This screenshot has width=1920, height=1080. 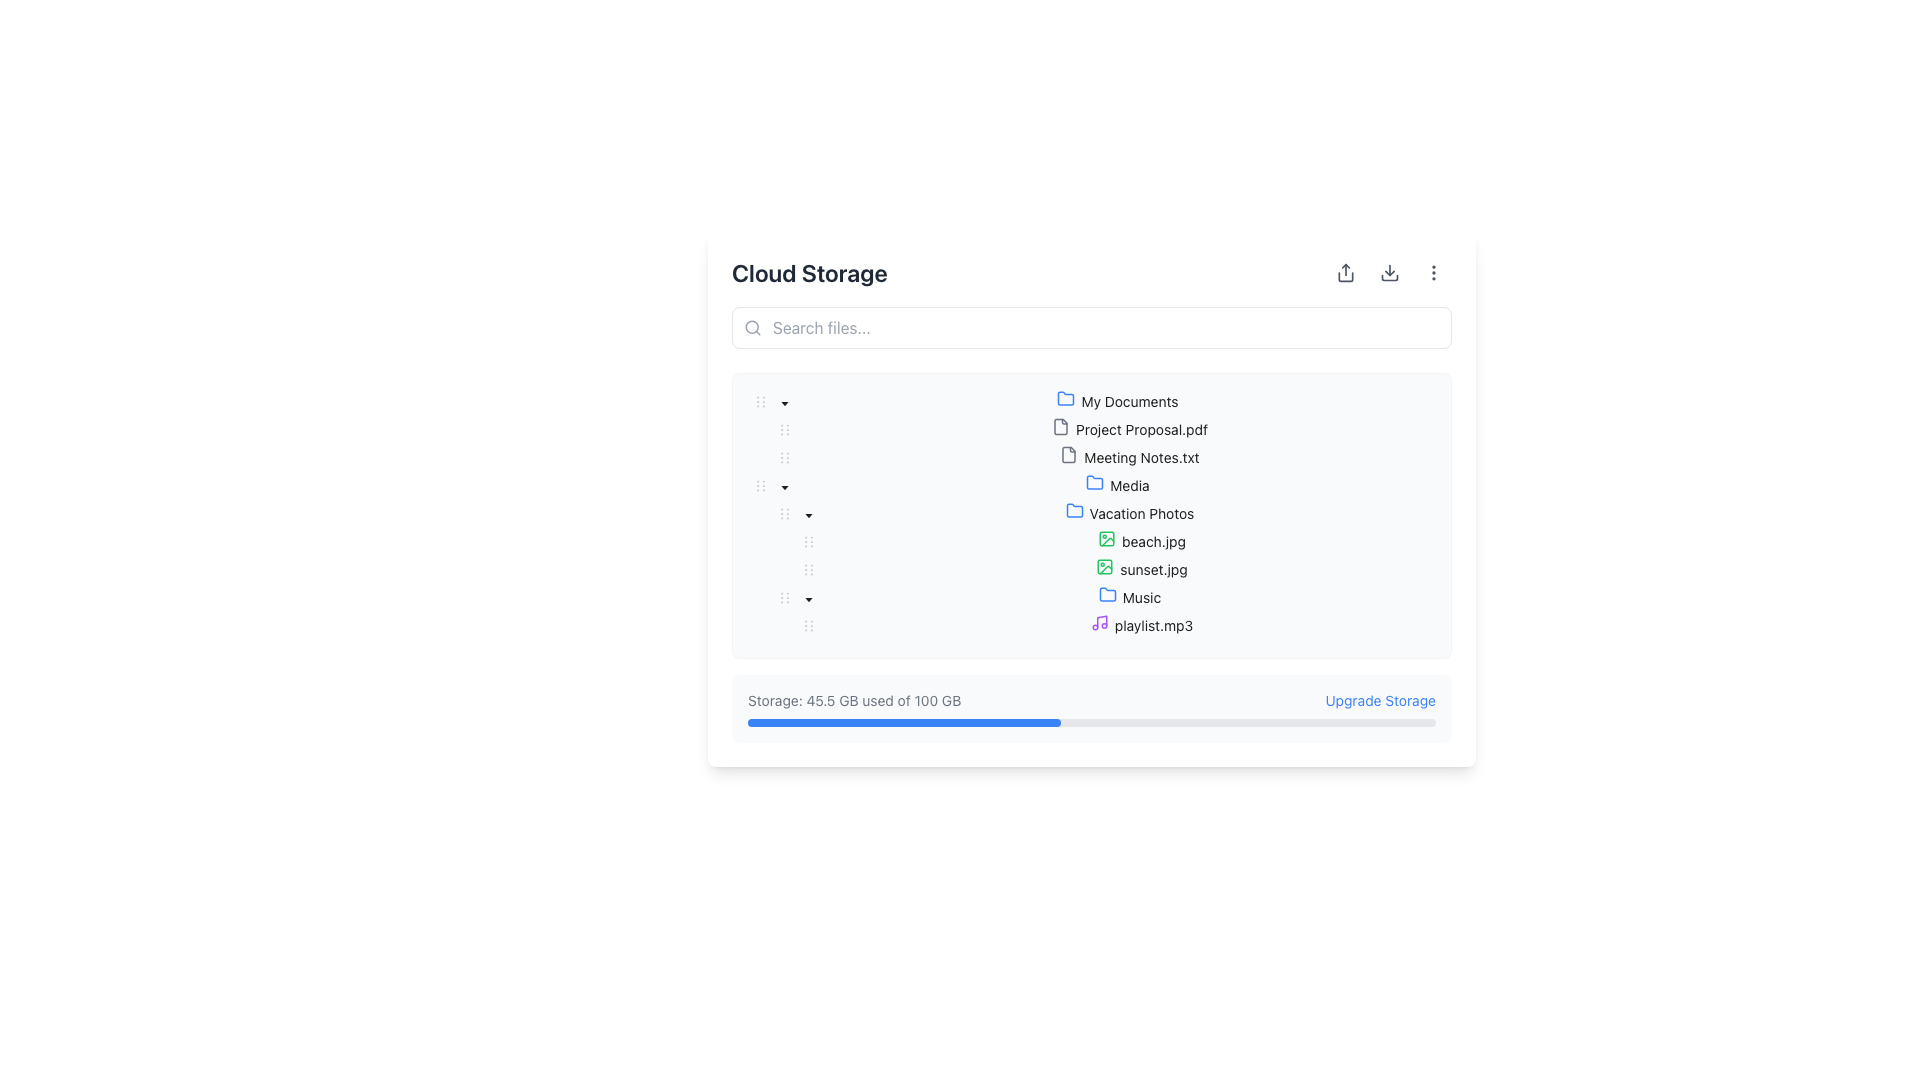 What do you see at coordinates (1090, 570) in the screenshot?
I see `to select the file 'sunset.jpg' in the tree view under the 'Vacation Photos' folder` at bounding box center [1090, 570].